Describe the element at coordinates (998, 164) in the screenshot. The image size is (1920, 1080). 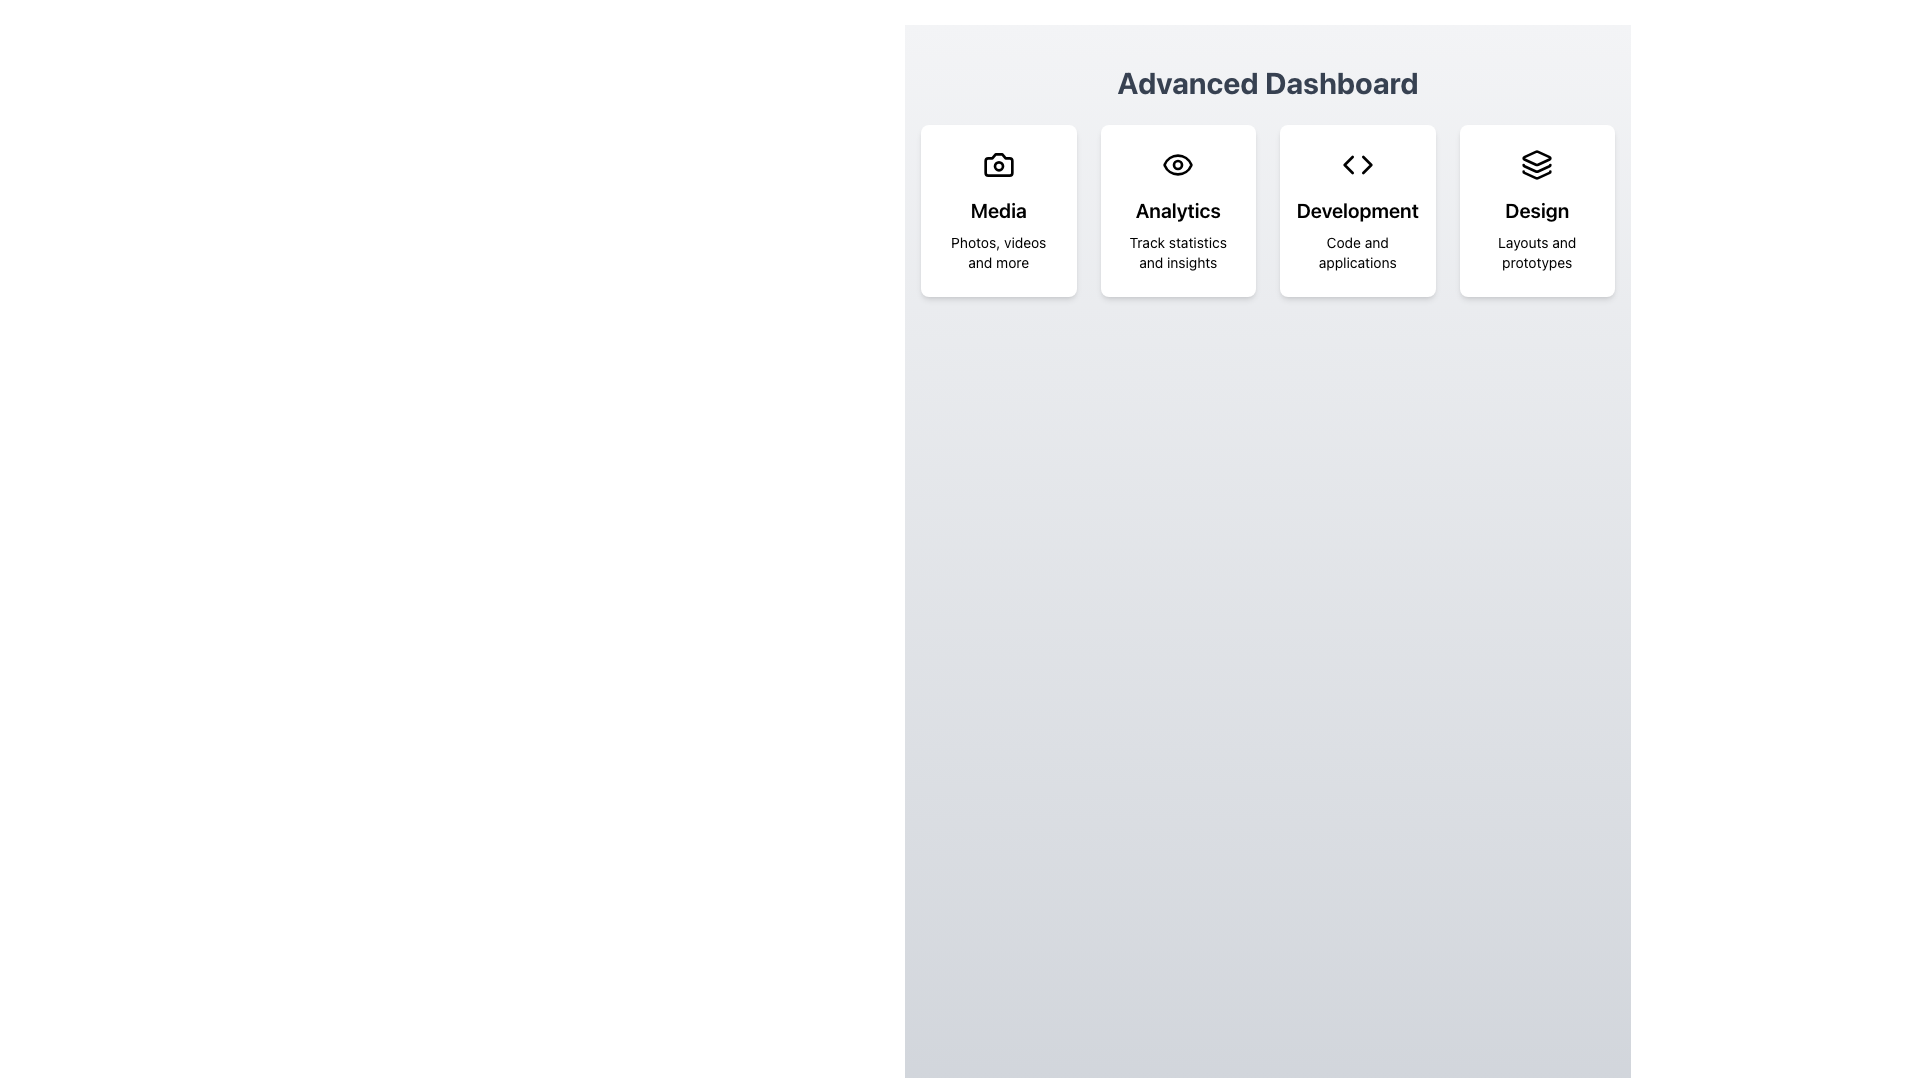
I see `the camera icon located in the 'Media' card of the 'Advanced Dashboard'` at that location.